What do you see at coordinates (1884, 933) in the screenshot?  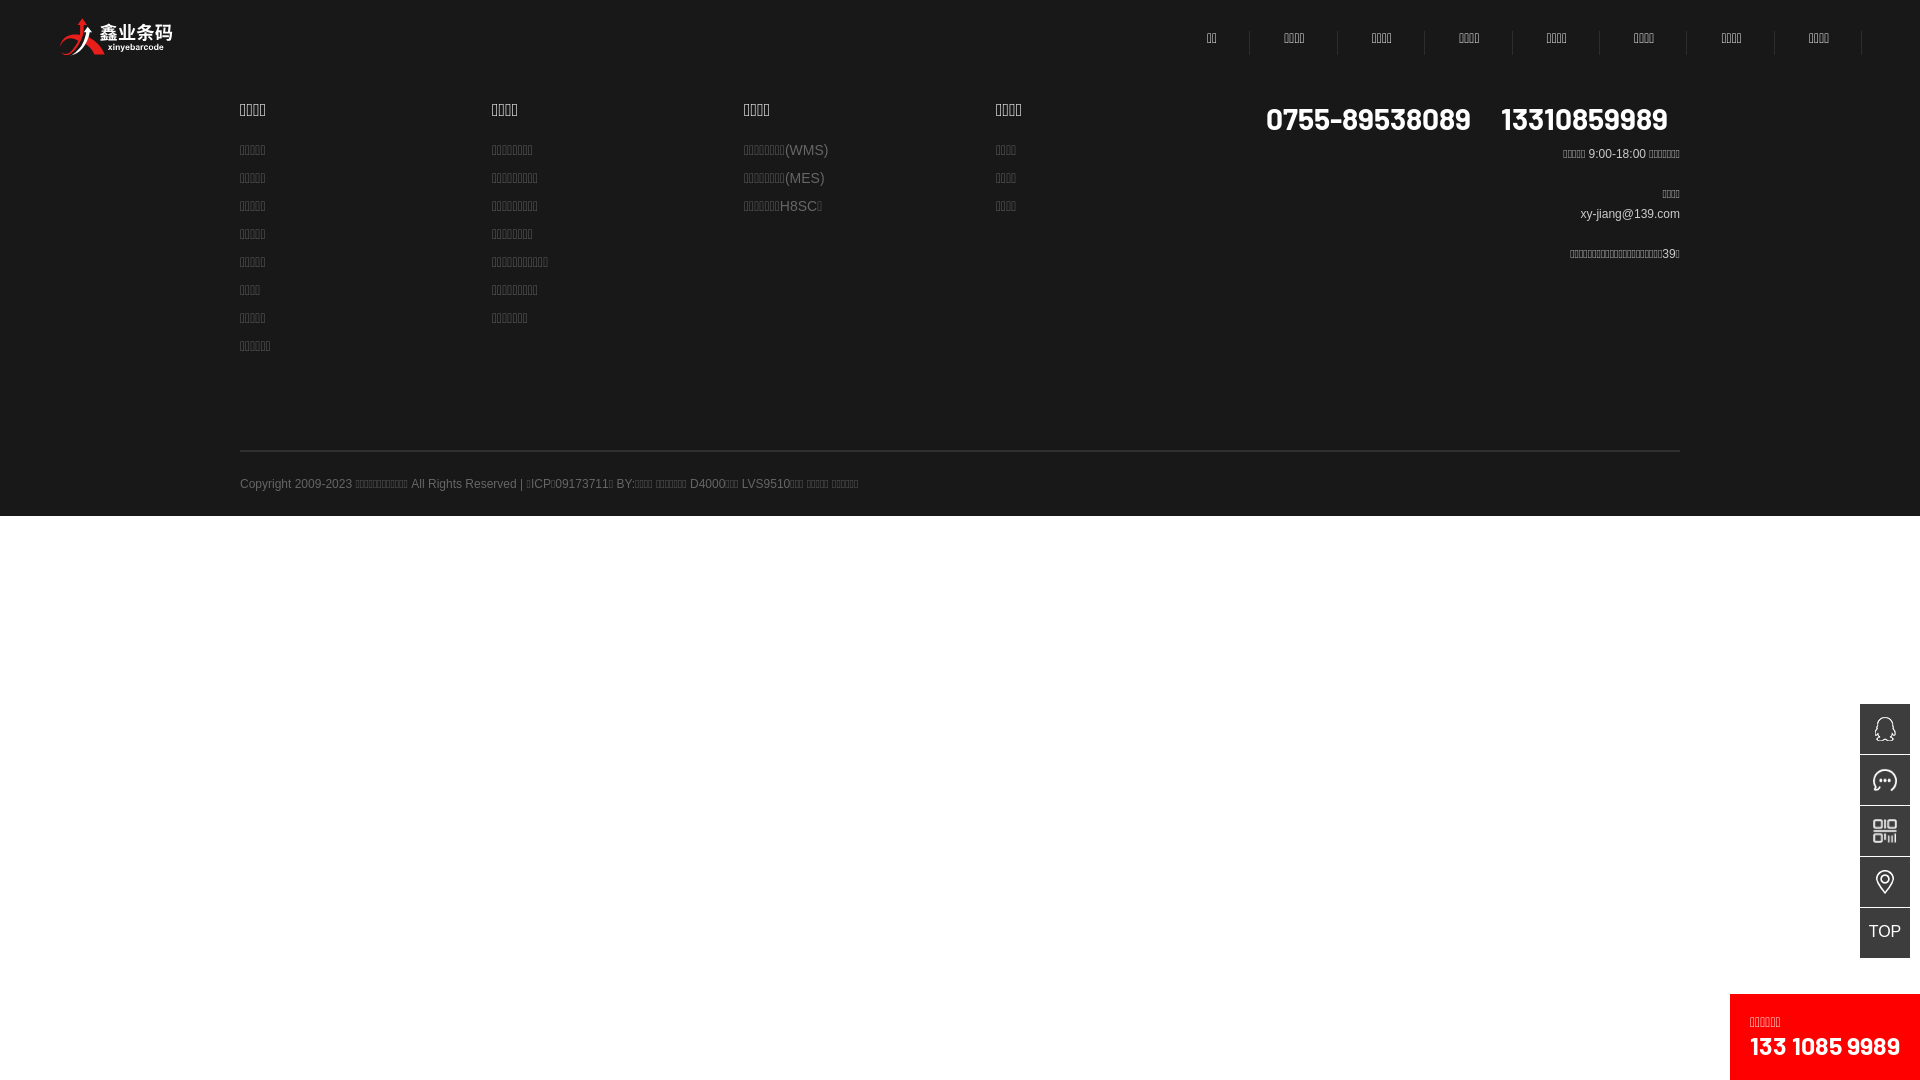 I see `'TOP'` at bounding box center [1884, 933].